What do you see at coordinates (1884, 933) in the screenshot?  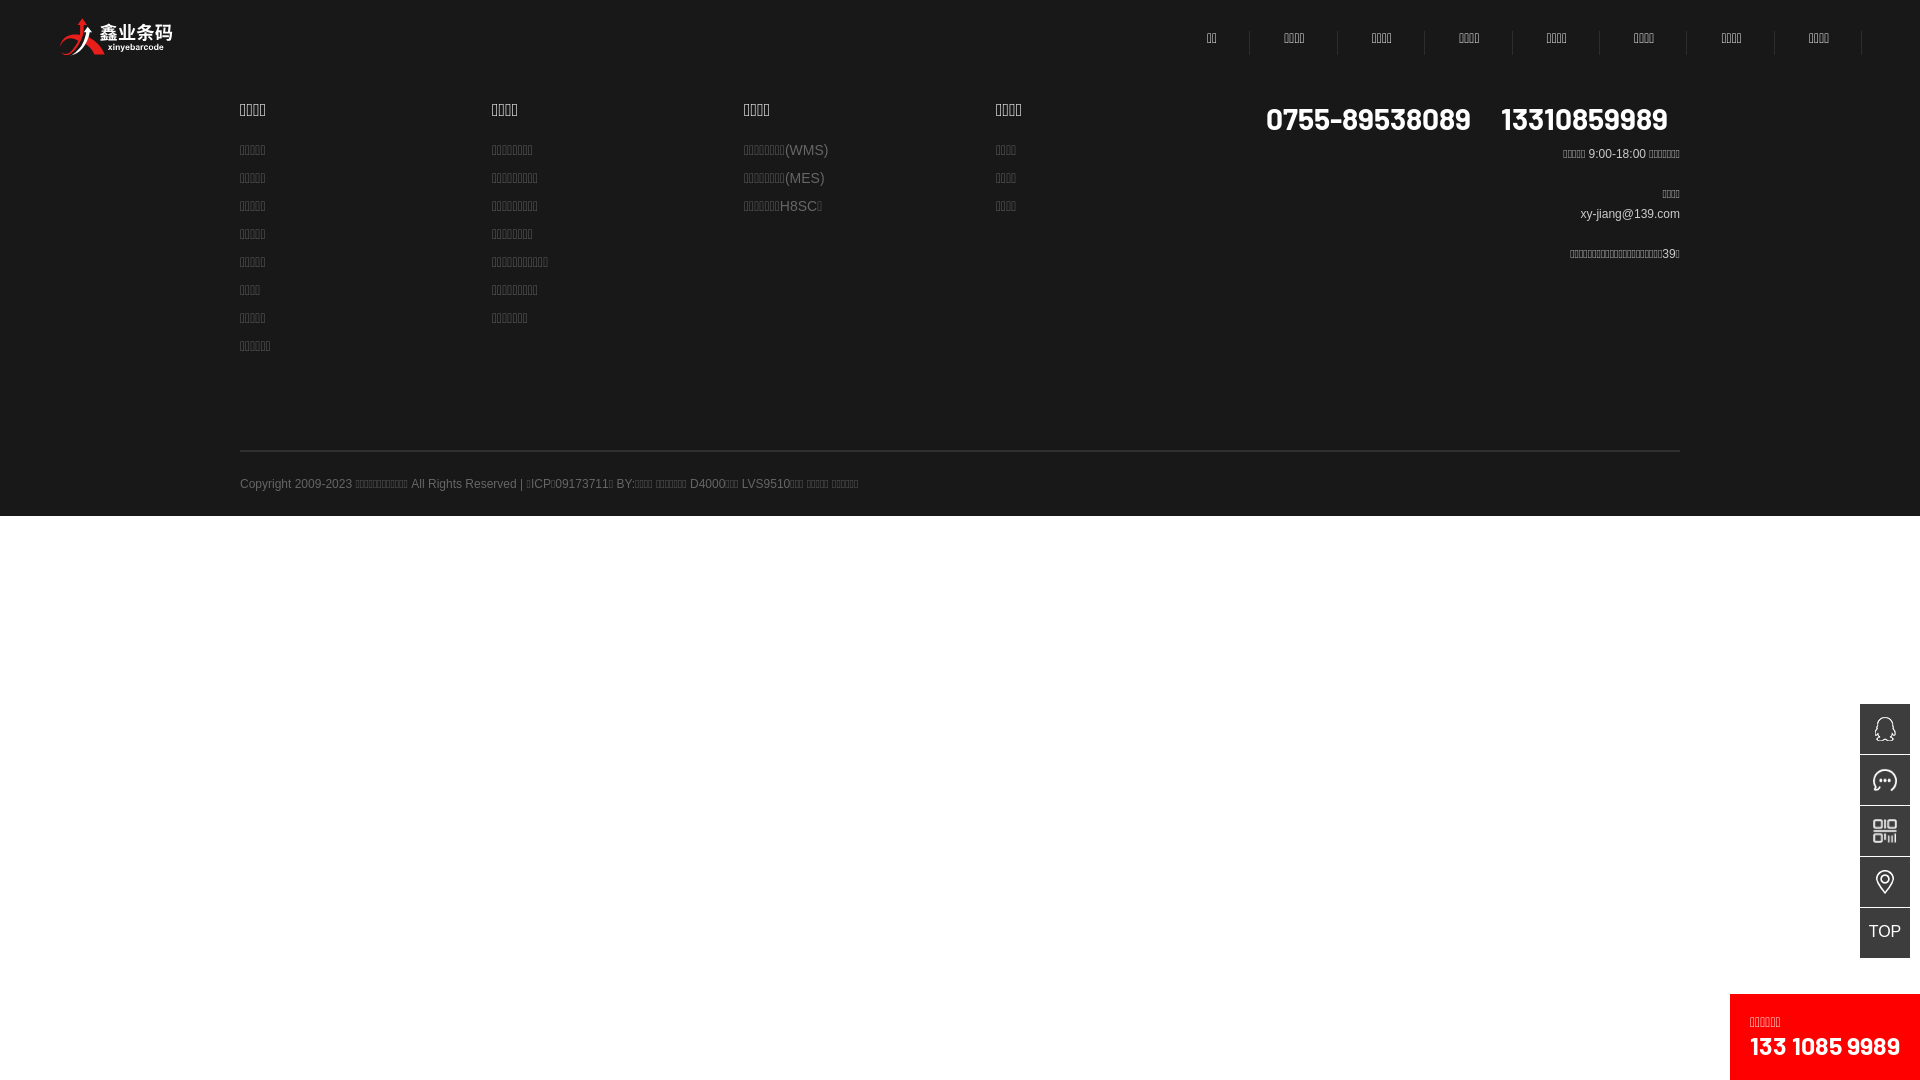 I see `'TOP'` at bounding box center [1884, 933].